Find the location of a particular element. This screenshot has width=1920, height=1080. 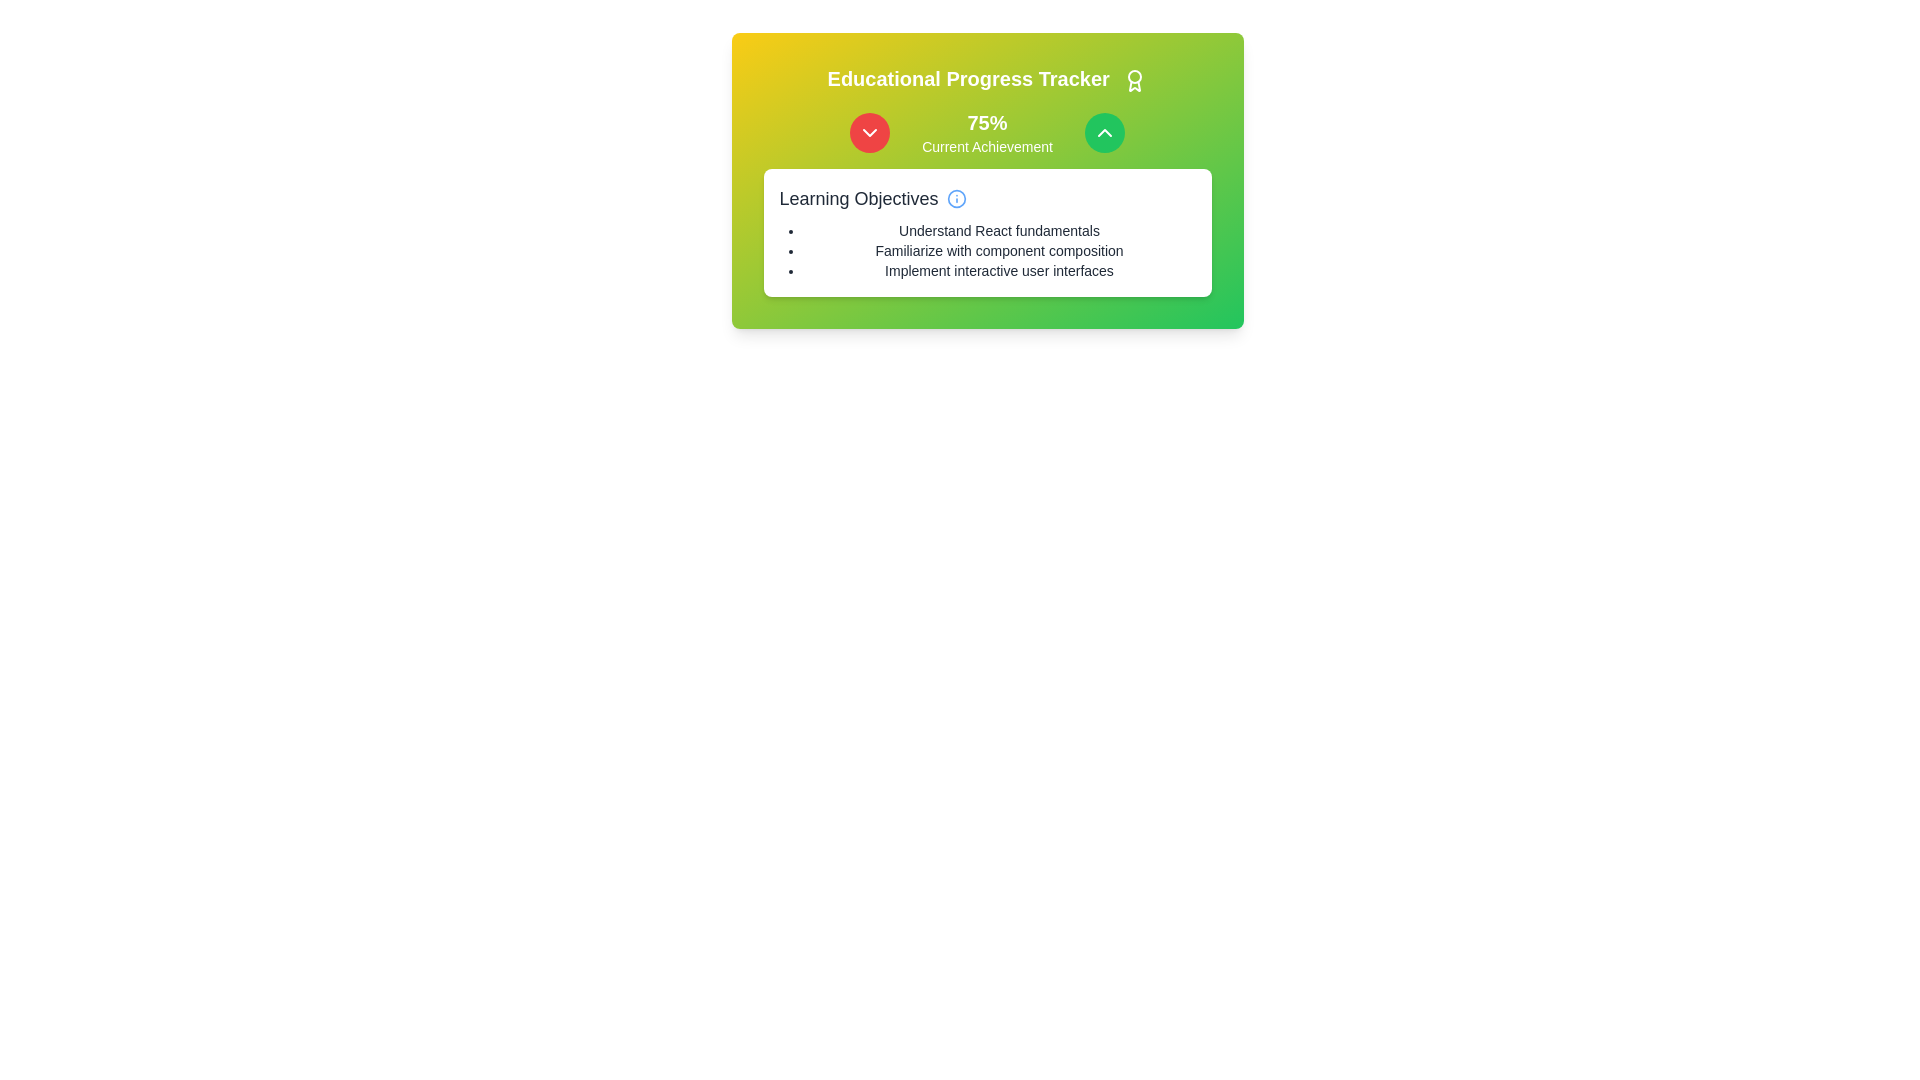

the SVG graphic component resembling a decorative ribbon located in the upper-right corner of the interface is located at coordinates (1135, 85).